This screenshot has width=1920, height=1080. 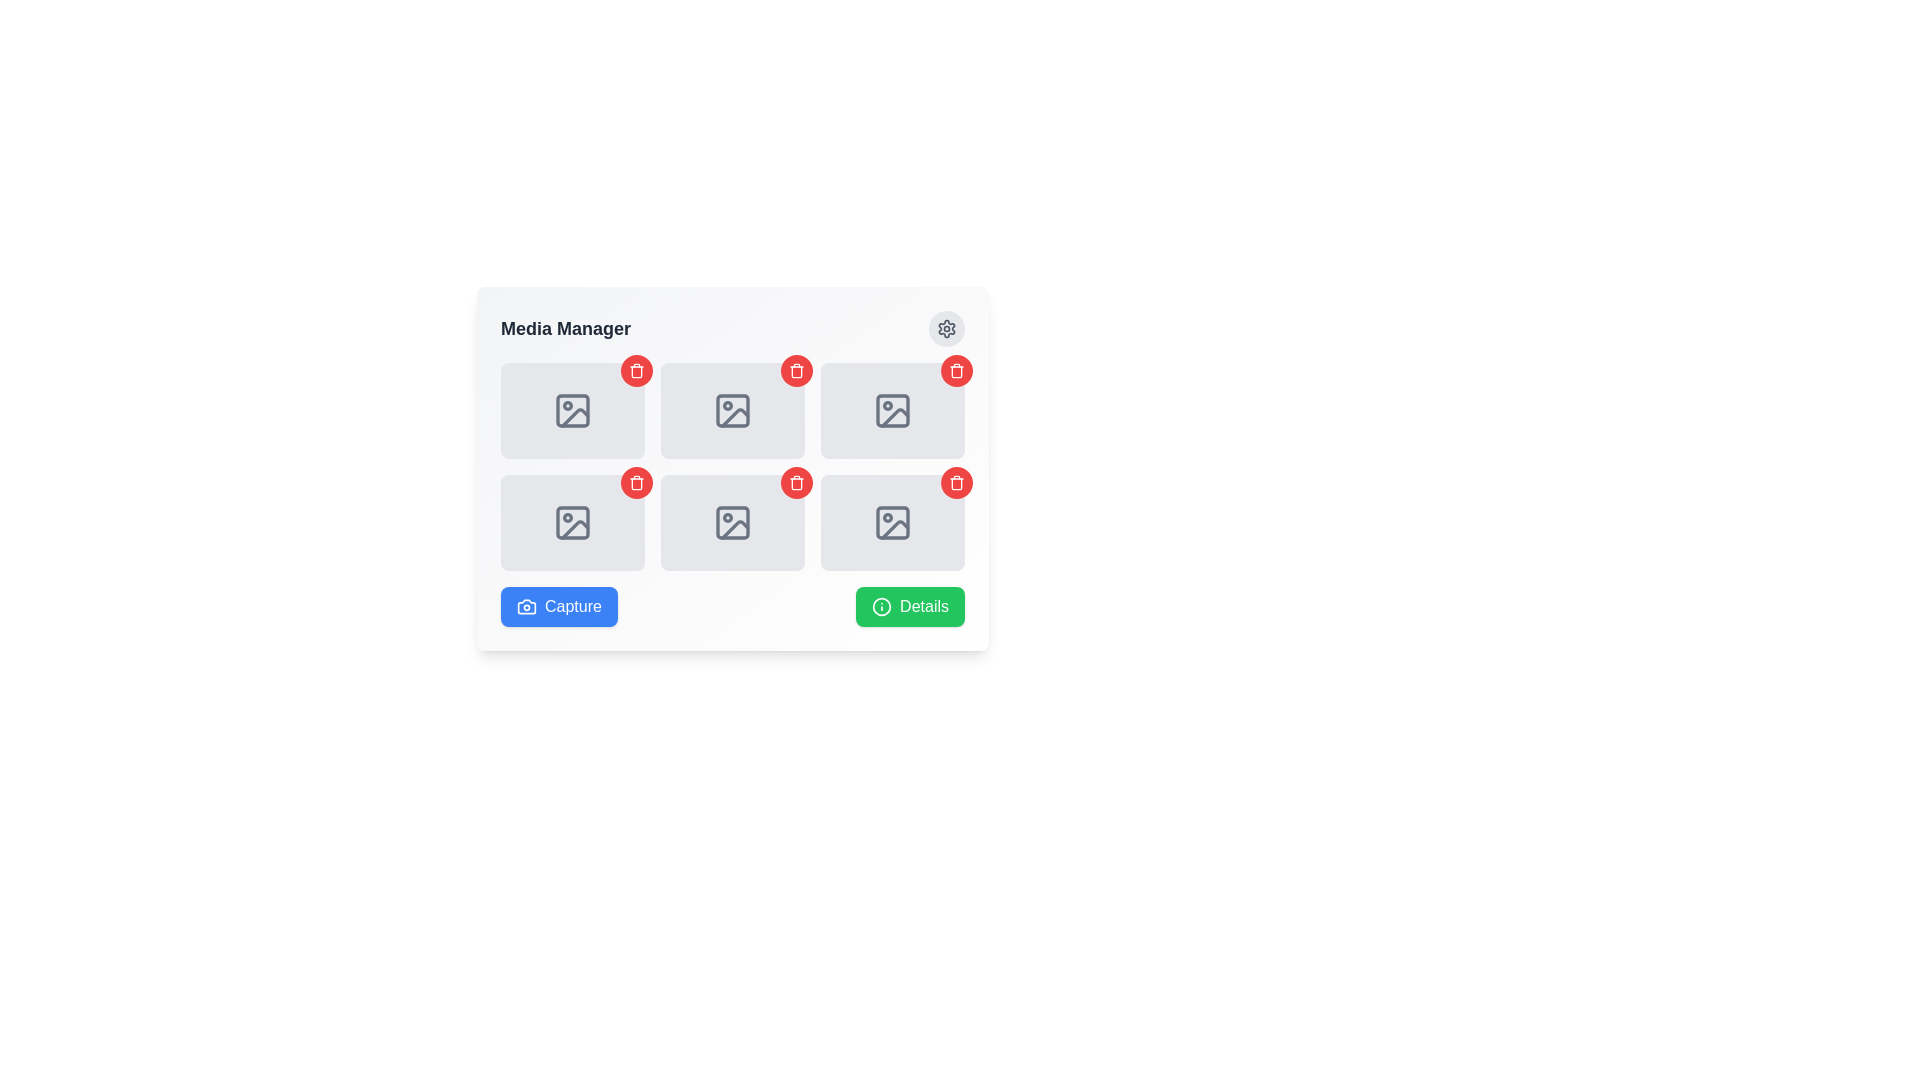 What do you see at coordinates (955, 482) in the screenshot?
I see `the circular red button with a white trash icon located at the top-right corner of the bottom-right grid box in the Media Manager interface` at bounding box center [955, 482].